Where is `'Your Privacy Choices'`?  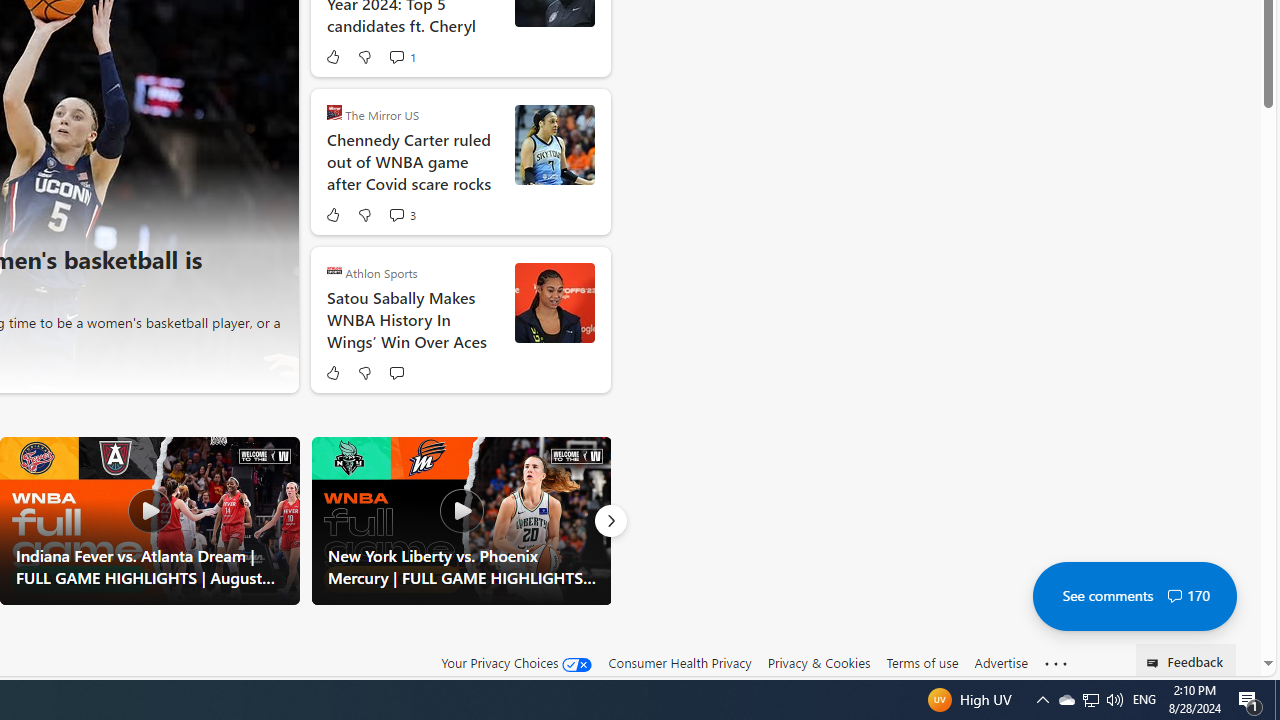
'Your Privacy Choices' is located at coordinates (517, 662).